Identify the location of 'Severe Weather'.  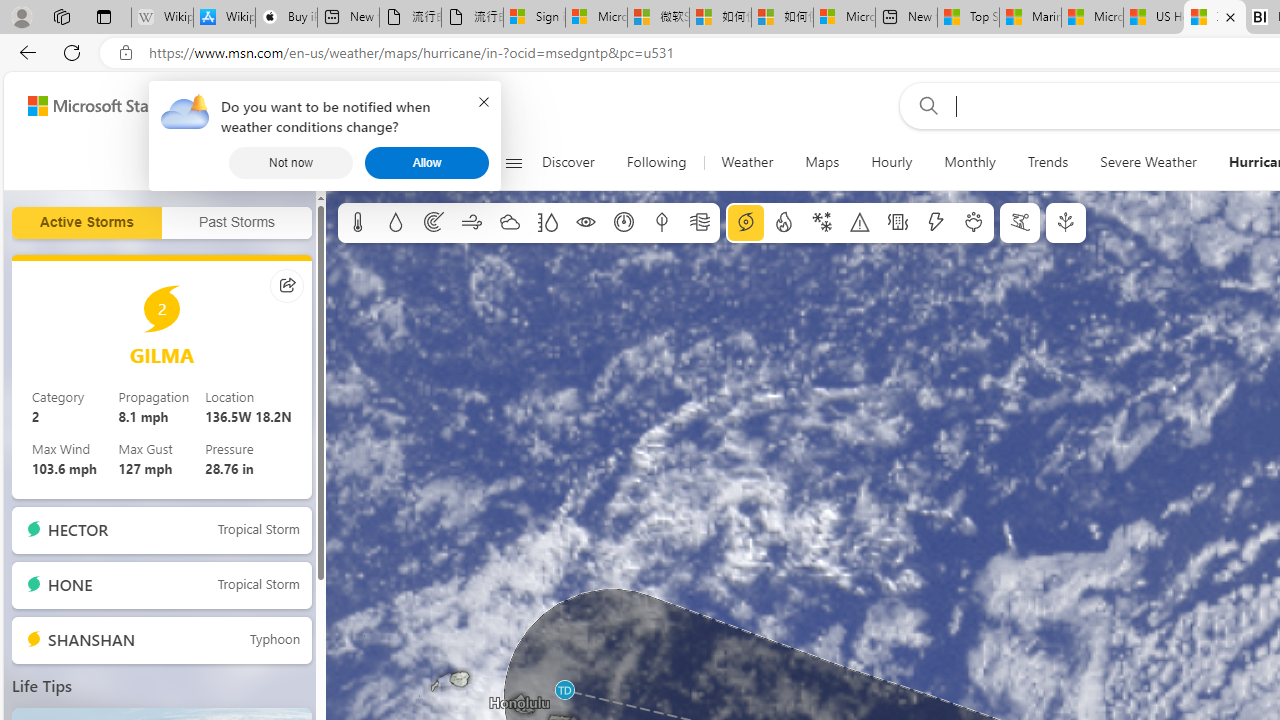
(1148, 162).